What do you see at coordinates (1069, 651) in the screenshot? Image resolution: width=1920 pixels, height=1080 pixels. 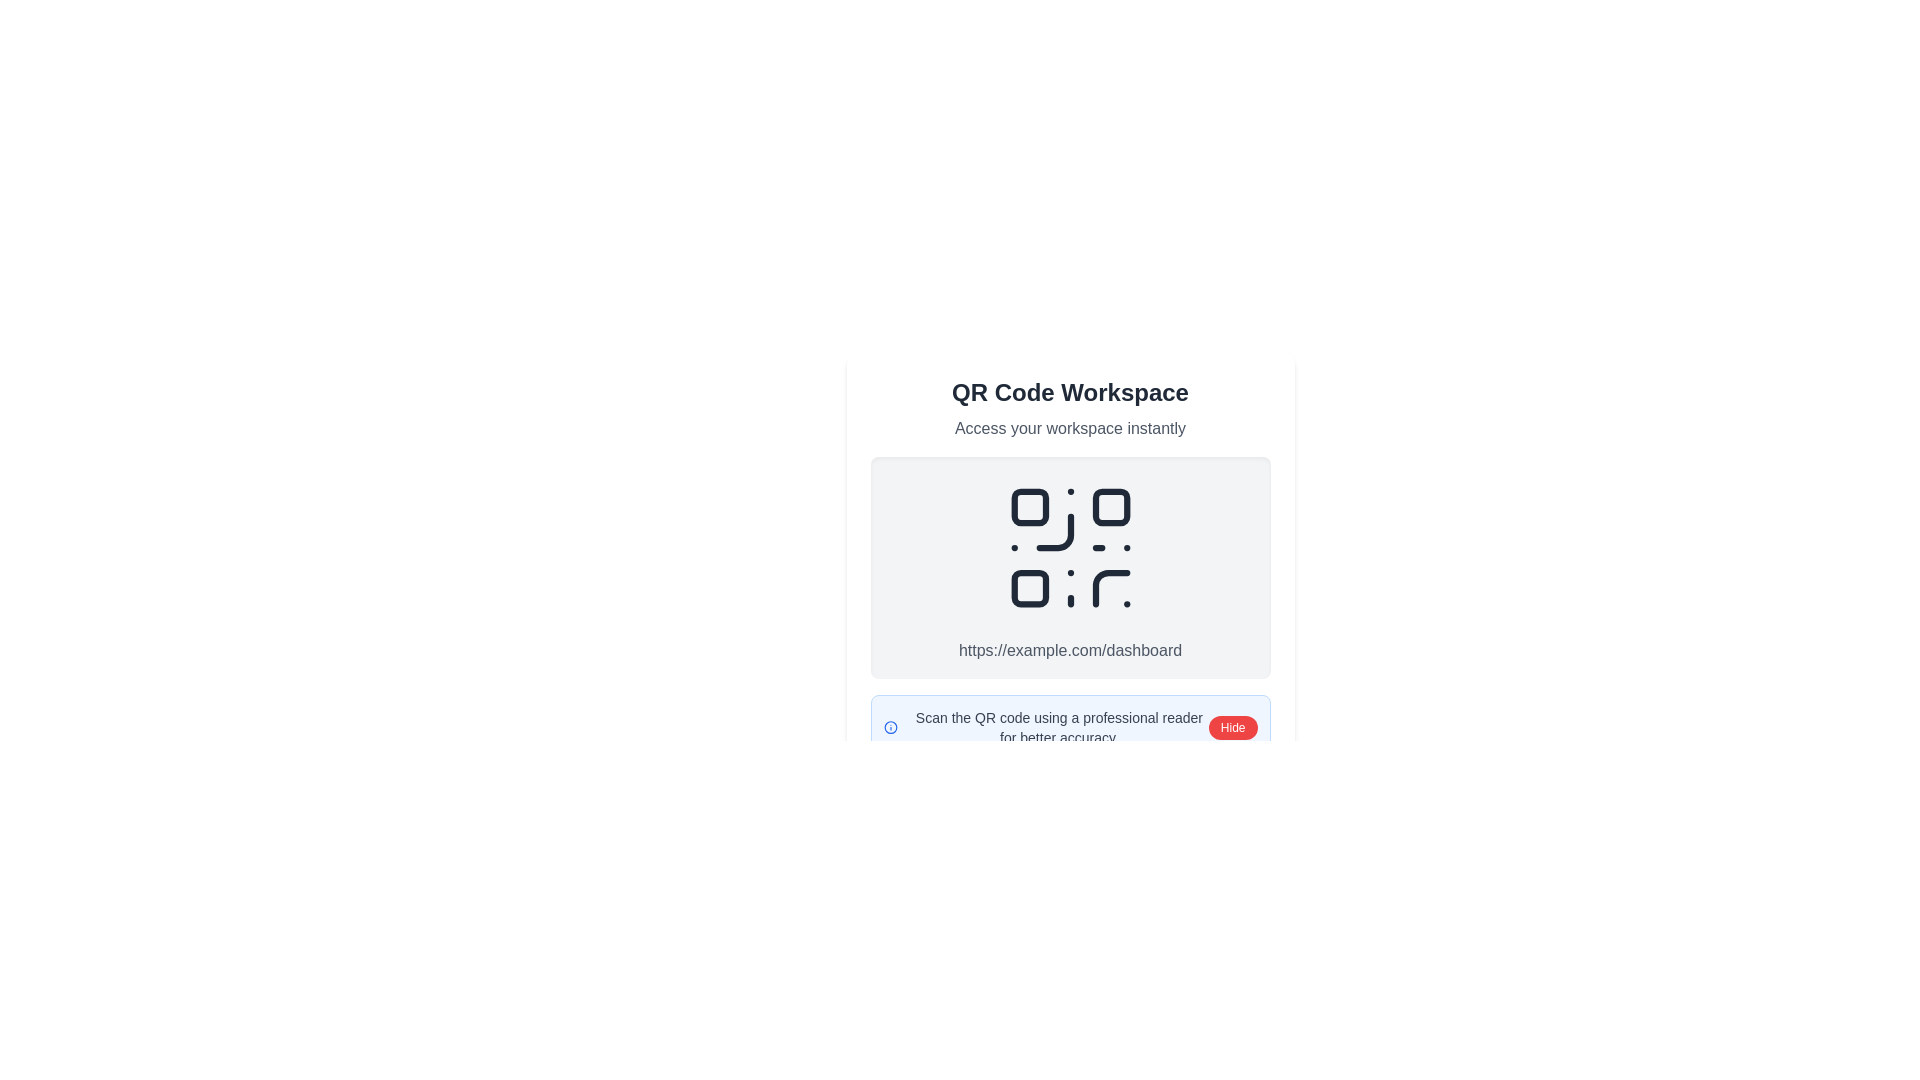 I see `the static text element displaying the URL 'https://example.com/dashboard' that is centered beneath a QR code graphic` at bounding box center [1069, 651].